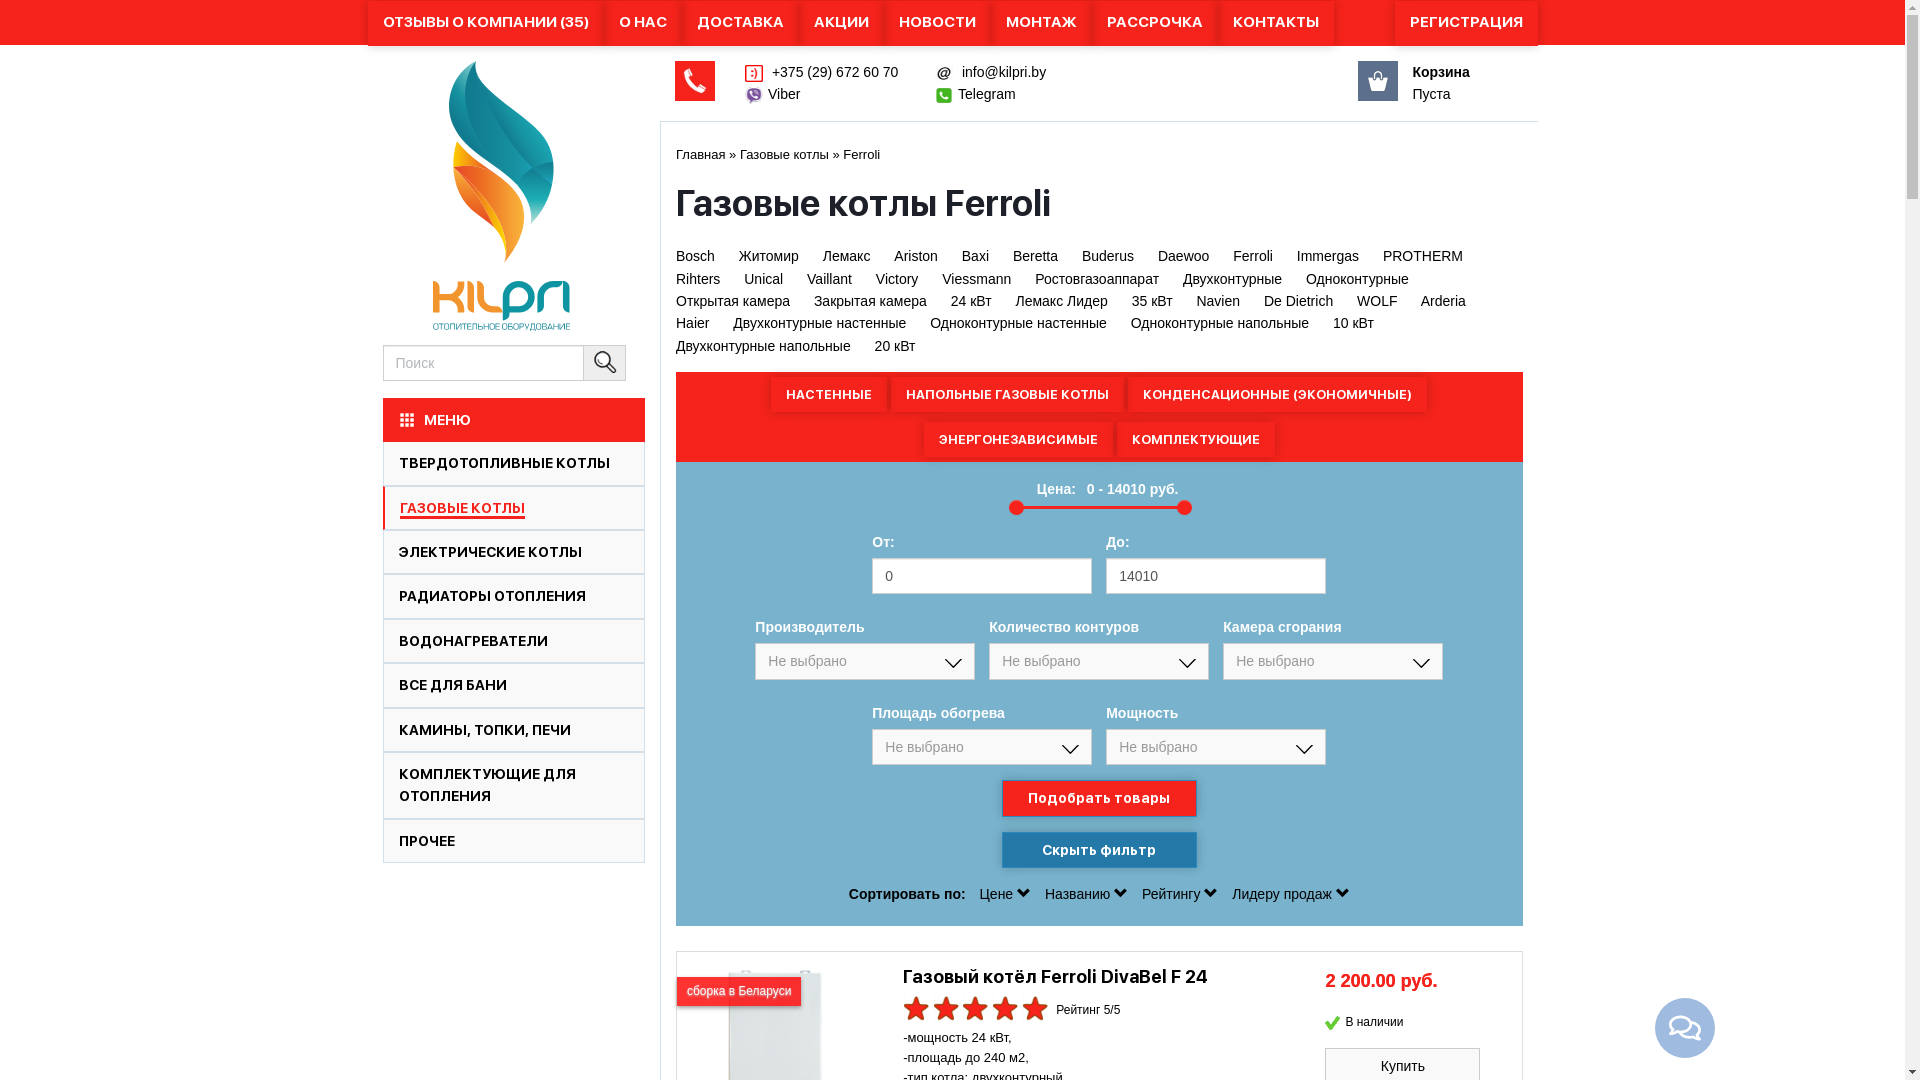 Image resolution: width=1920 pixels, height=1080 pixels. I want to click on 'Arderia', so click(1443, 300).